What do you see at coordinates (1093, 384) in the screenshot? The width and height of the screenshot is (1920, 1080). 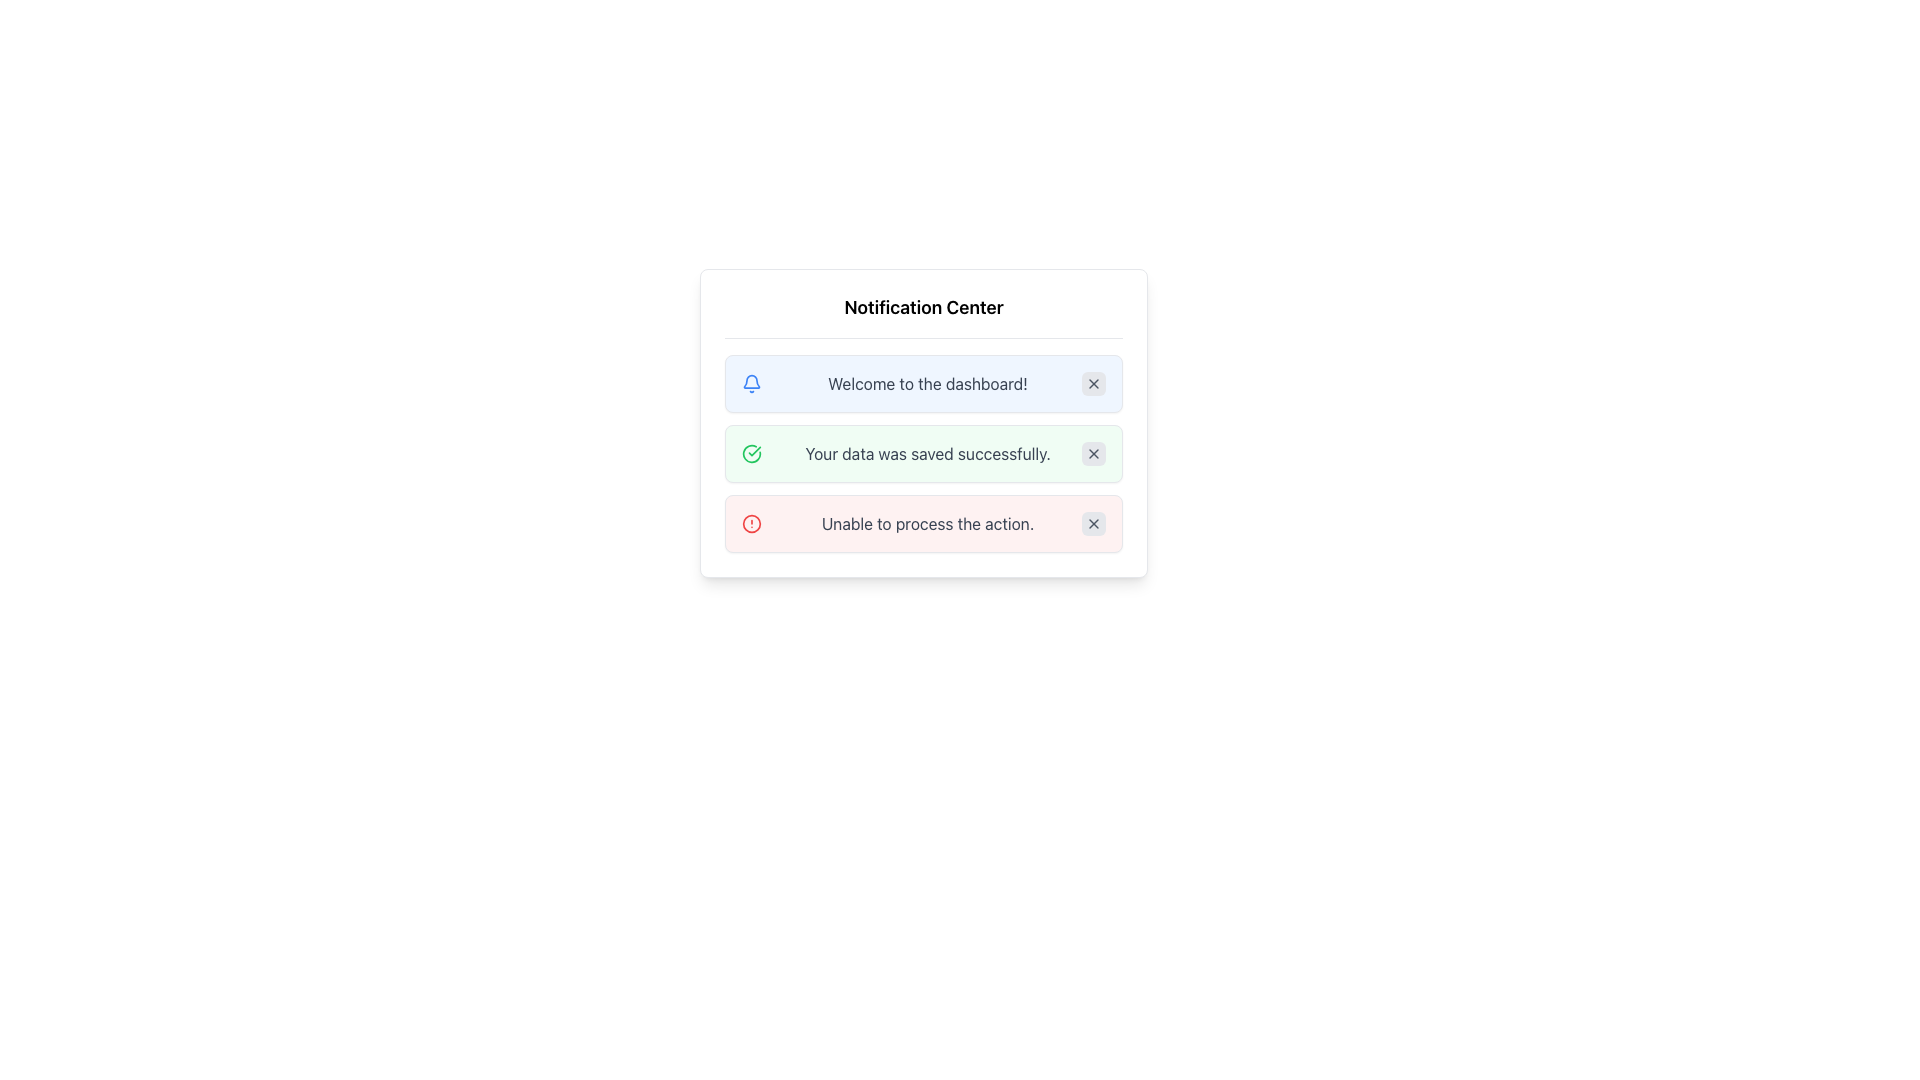 I see `the small, square button with a light gray background and a dark gray 'X' icon, located at the top-right corner of the first notification entry that displays 'Welcome to the dashboard!'` at bounding box center [1093, 384].